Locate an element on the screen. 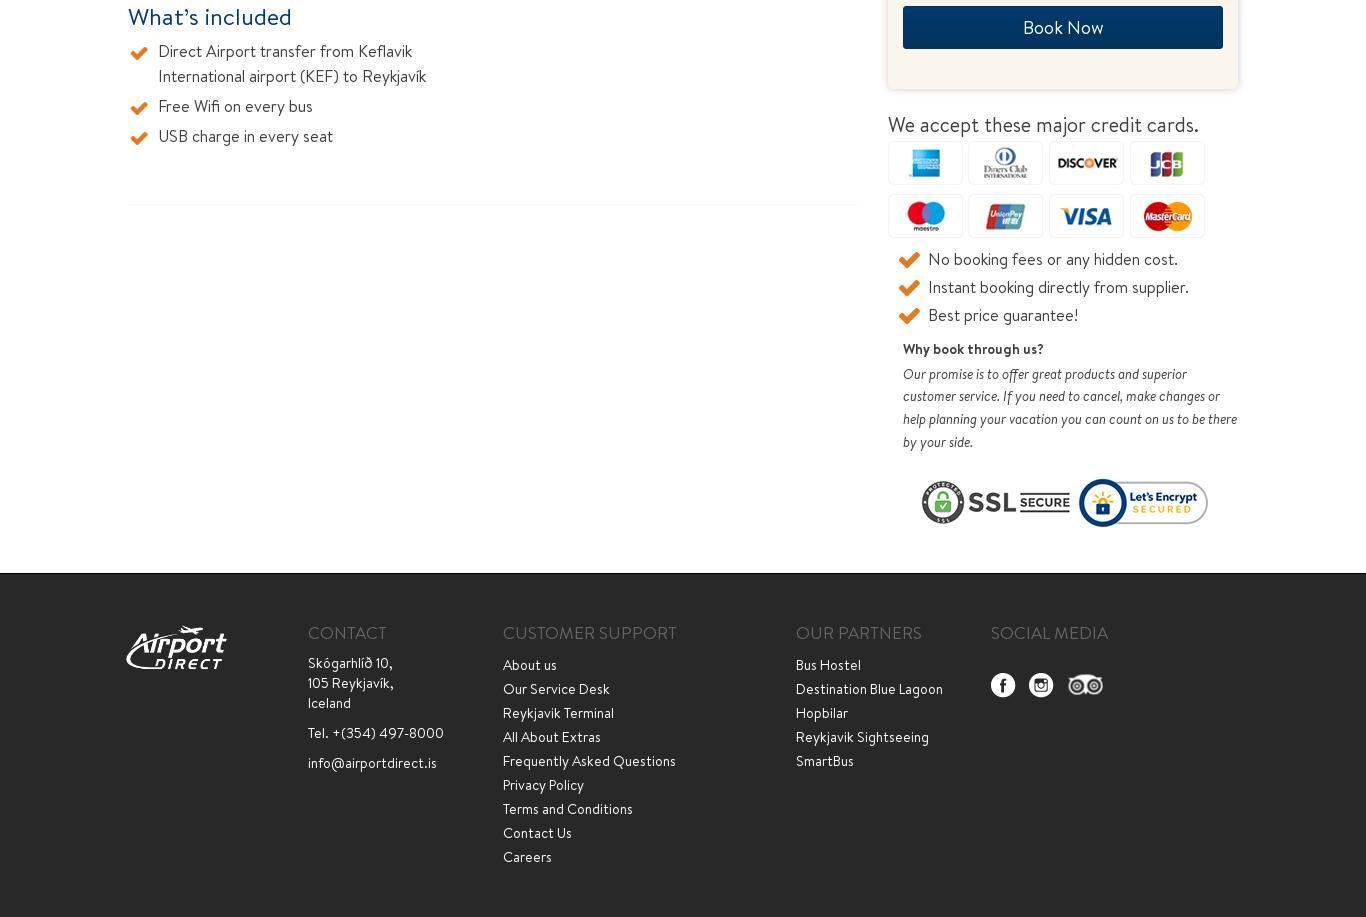  'Frequently Asked Questions' is located at coordinates (588, 759).